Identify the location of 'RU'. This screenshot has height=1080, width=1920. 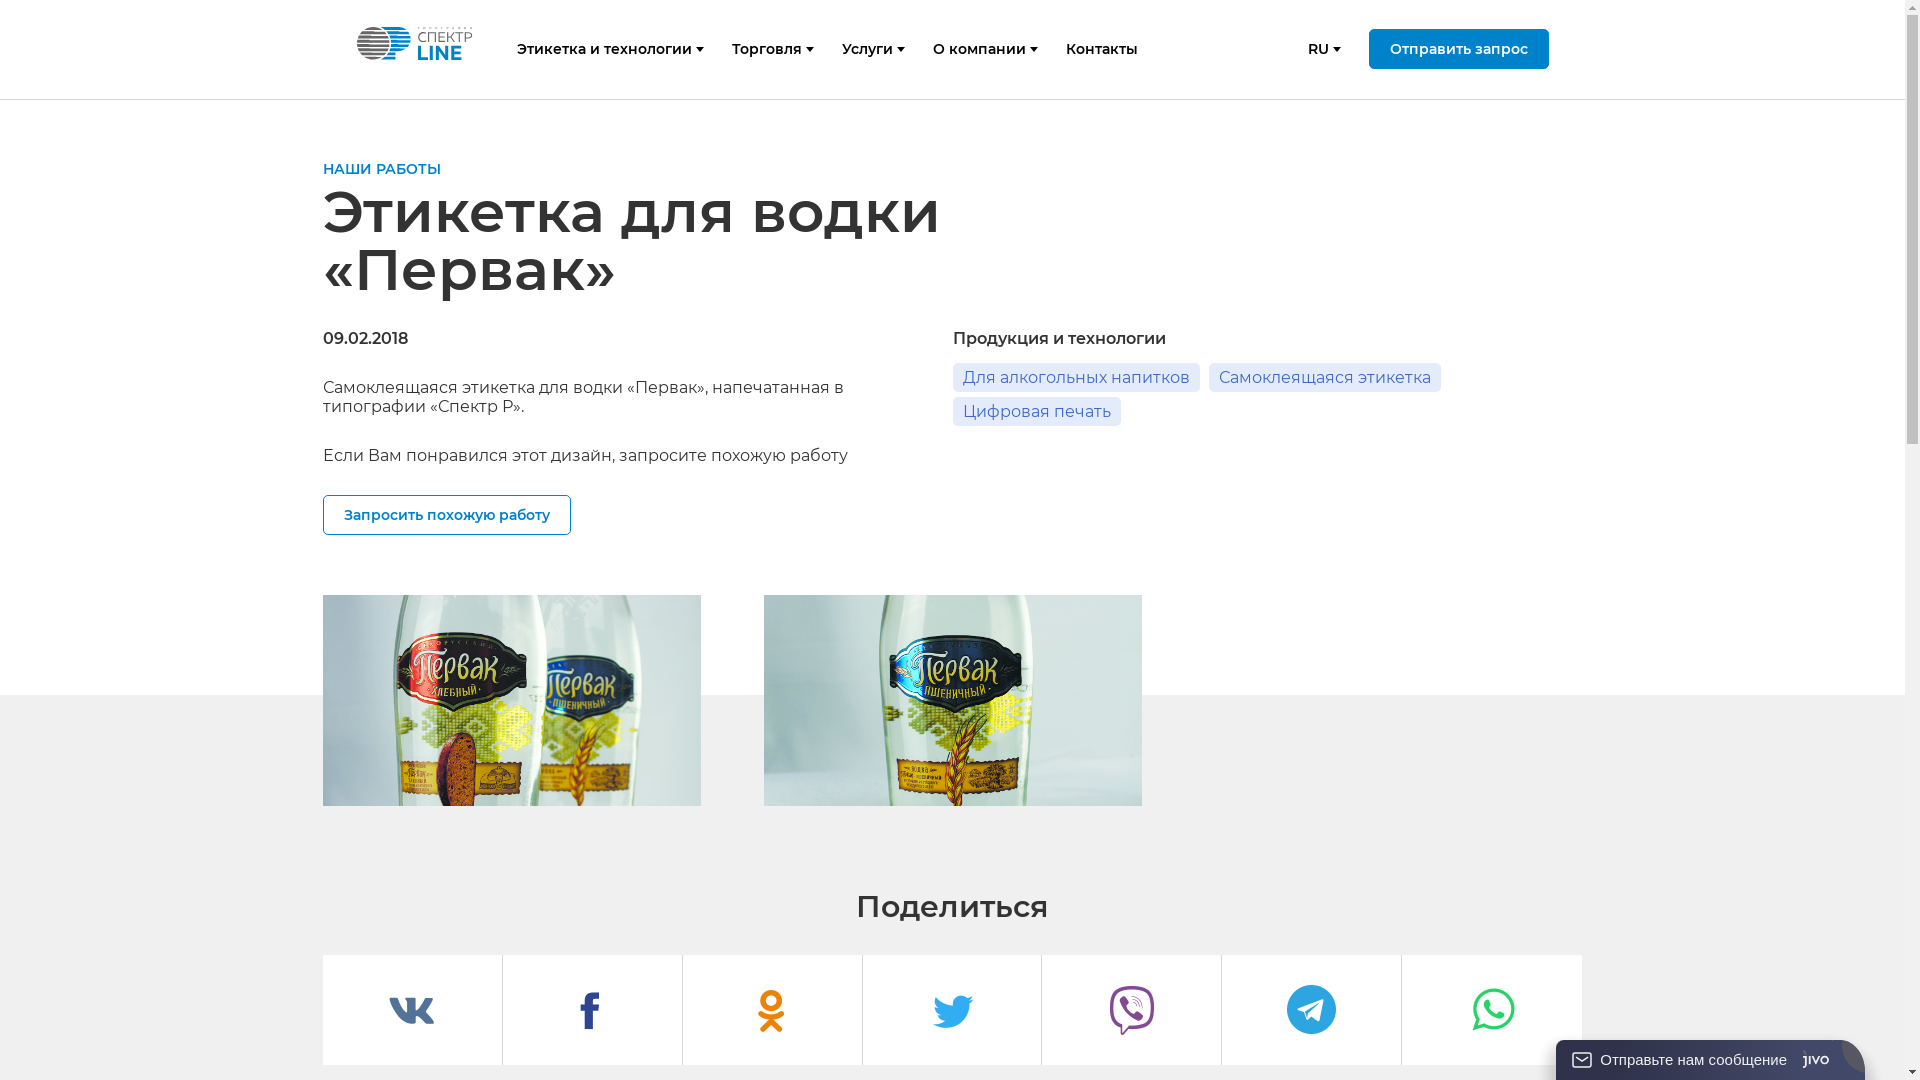
(1318, 48).